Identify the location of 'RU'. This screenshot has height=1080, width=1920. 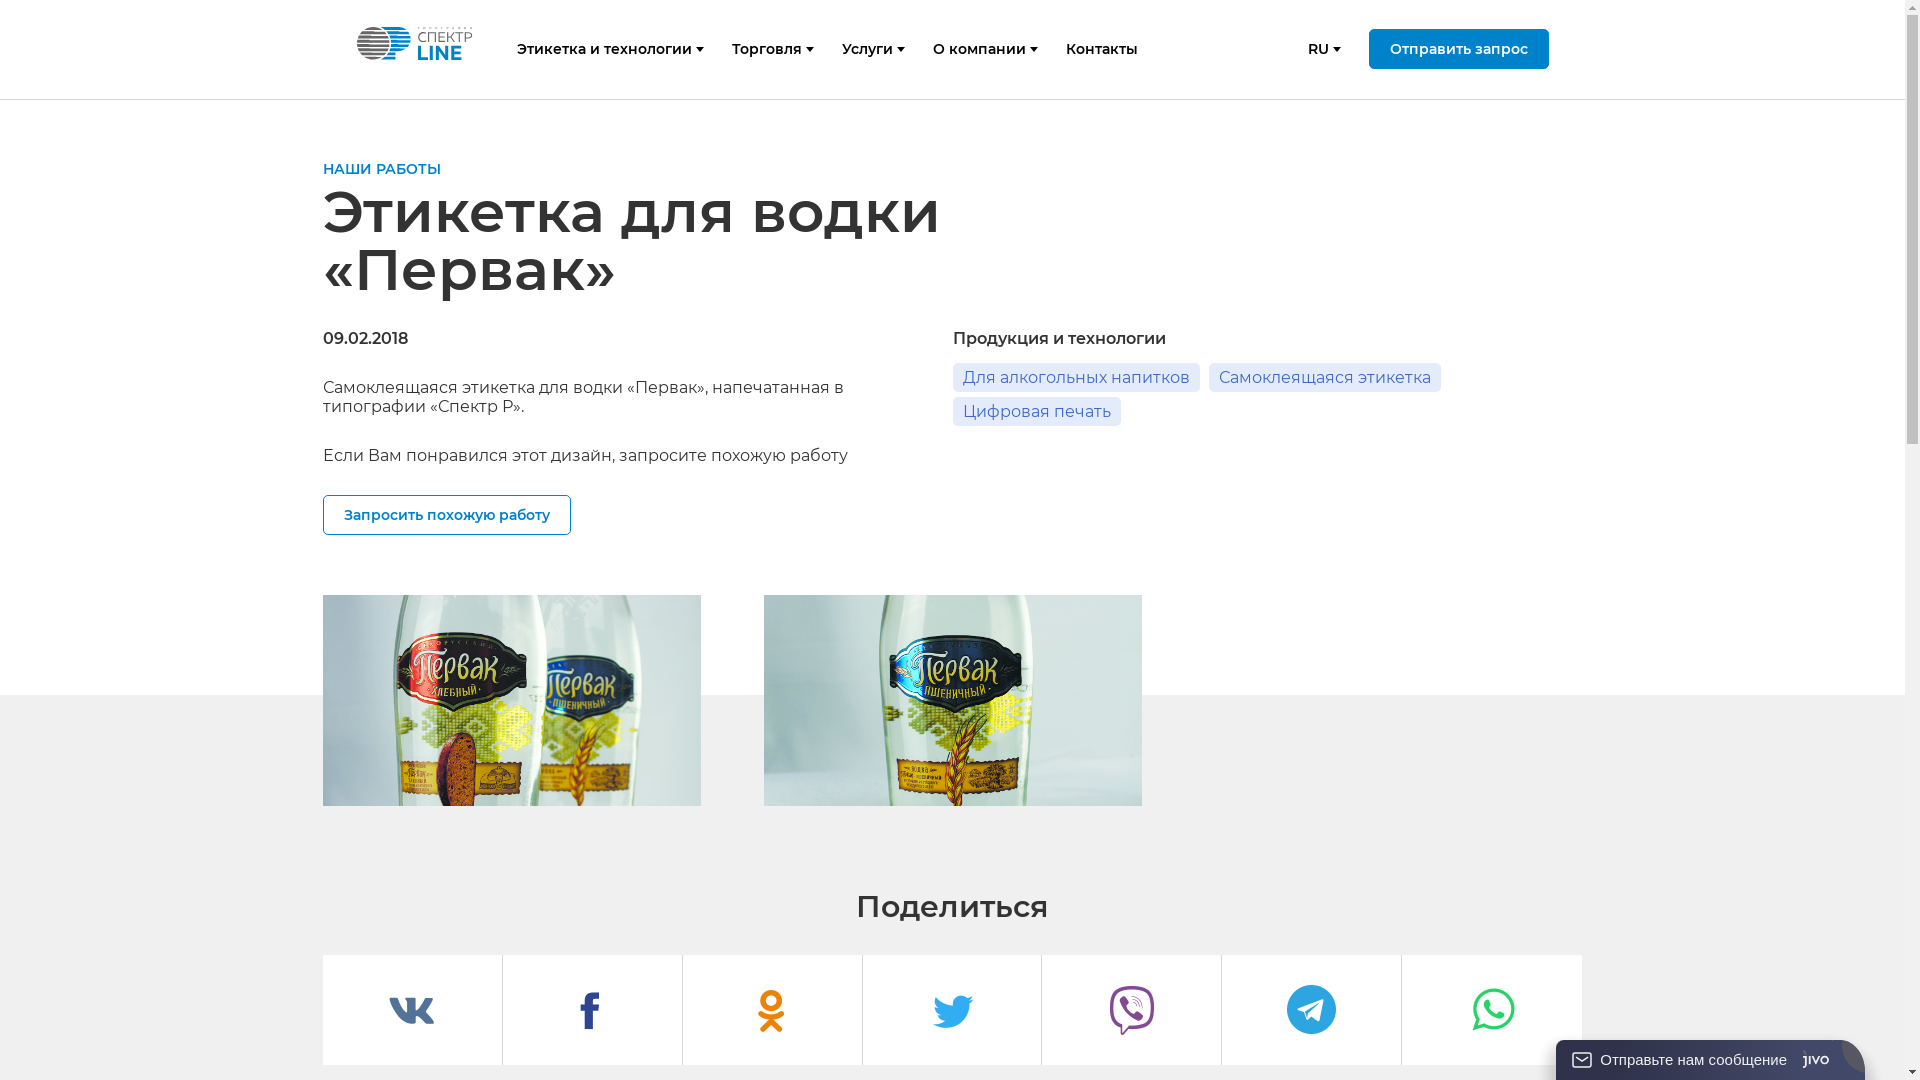
(1318, 48).